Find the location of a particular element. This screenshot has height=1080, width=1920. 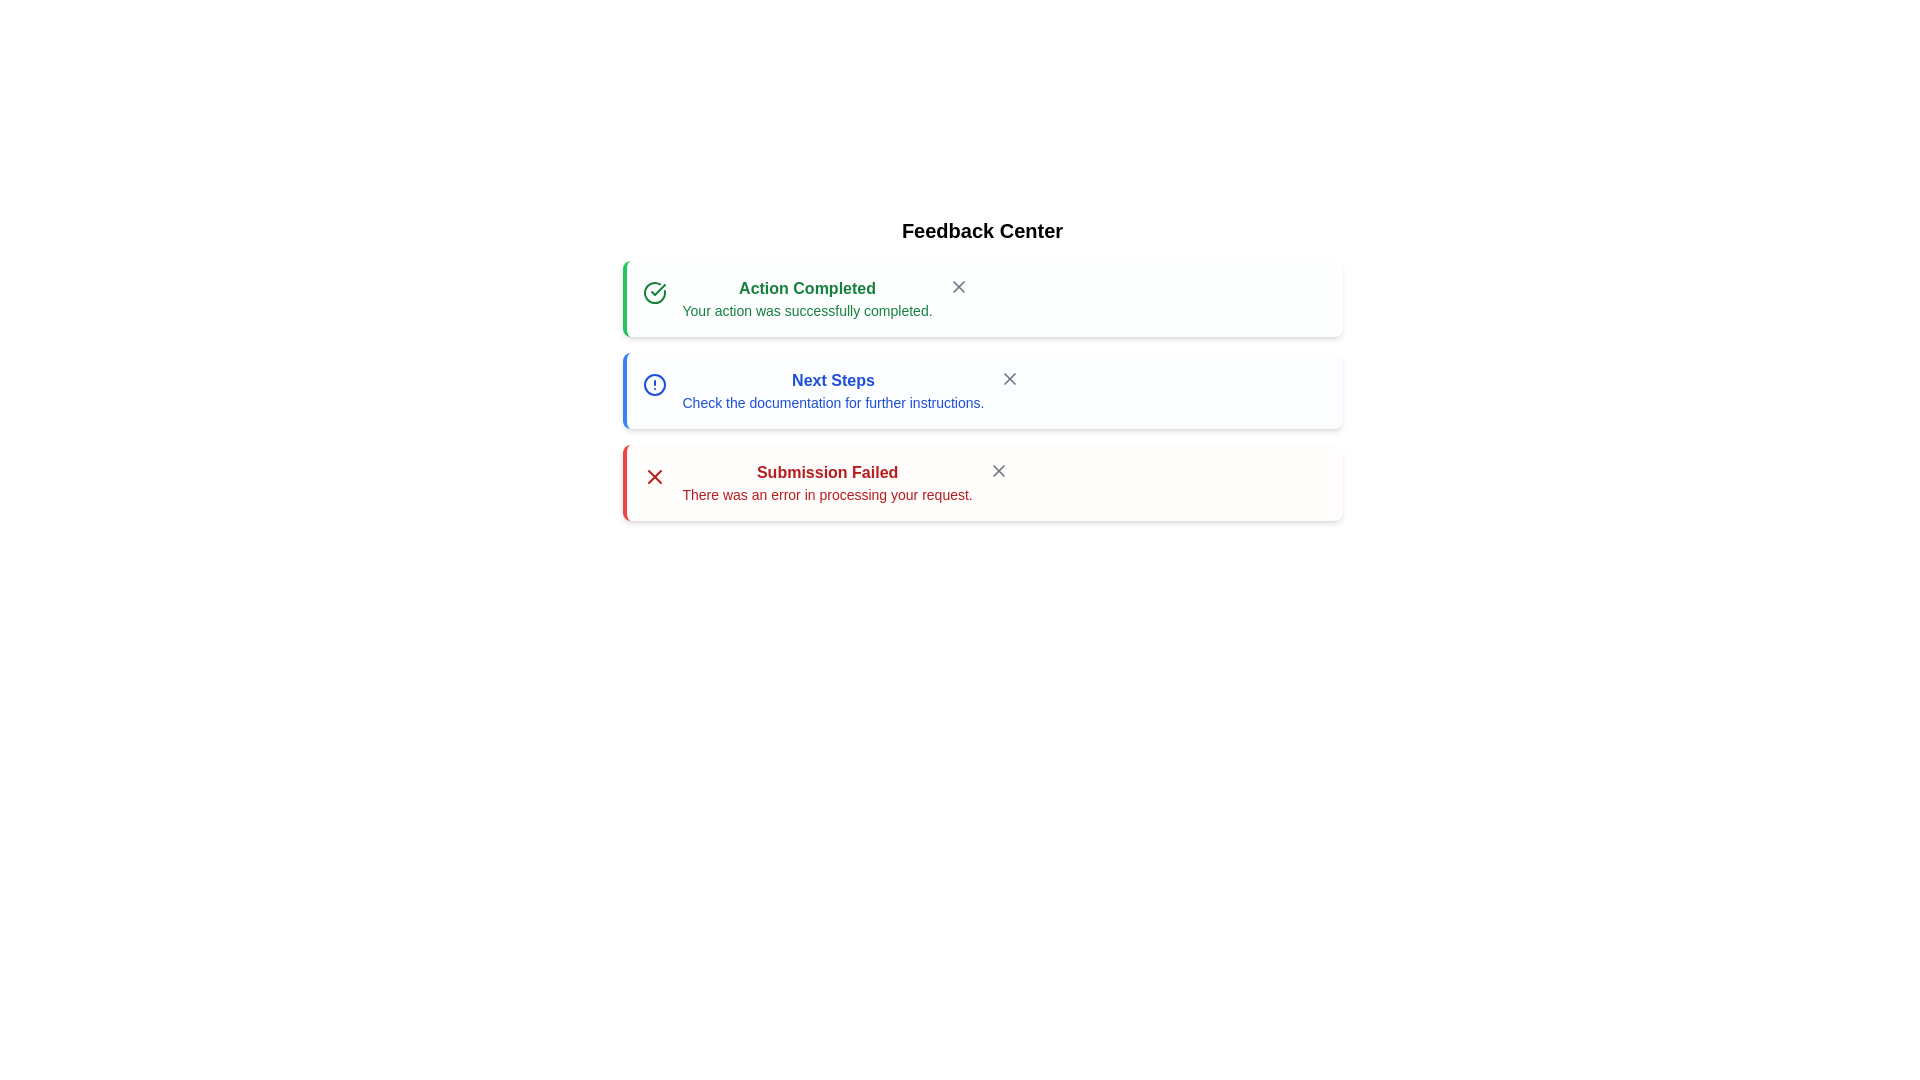

the alert with title Action Completed and read its message is located at coordinates (982, 299).